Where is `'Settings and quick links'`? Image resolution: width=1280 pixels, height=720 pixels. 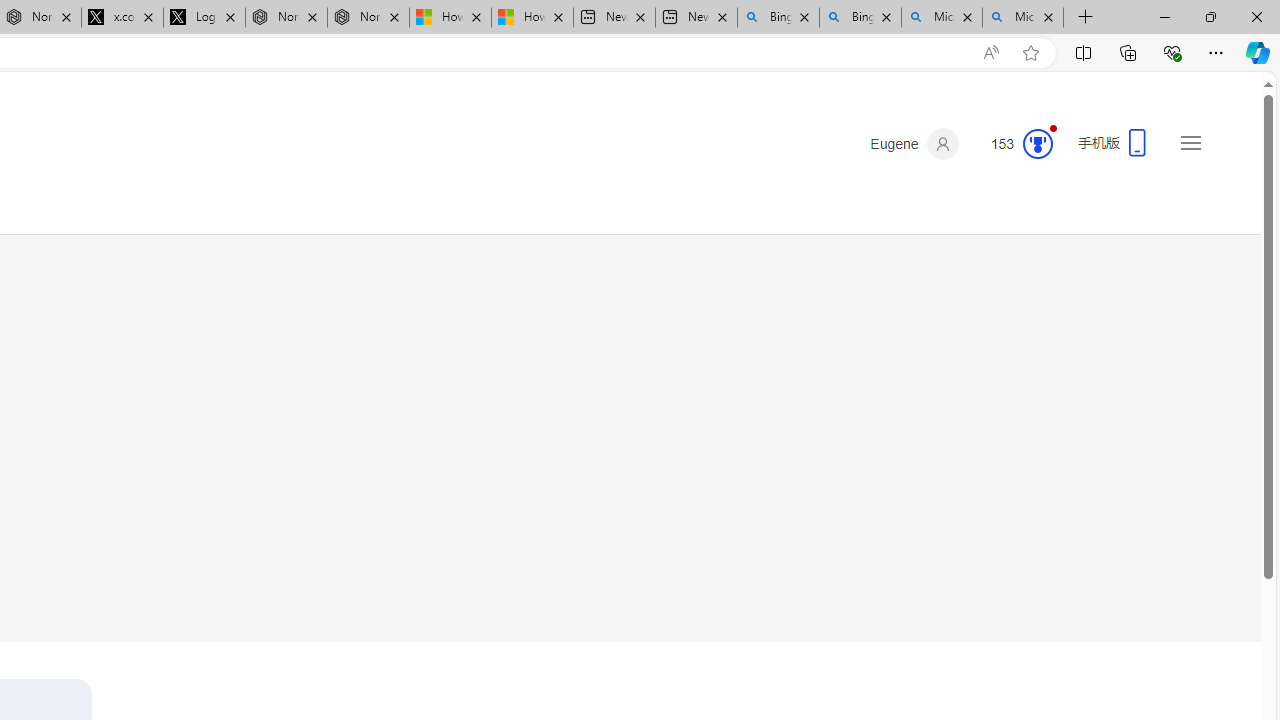
'Settings and quick links' is located at coordinates (1191, 141).